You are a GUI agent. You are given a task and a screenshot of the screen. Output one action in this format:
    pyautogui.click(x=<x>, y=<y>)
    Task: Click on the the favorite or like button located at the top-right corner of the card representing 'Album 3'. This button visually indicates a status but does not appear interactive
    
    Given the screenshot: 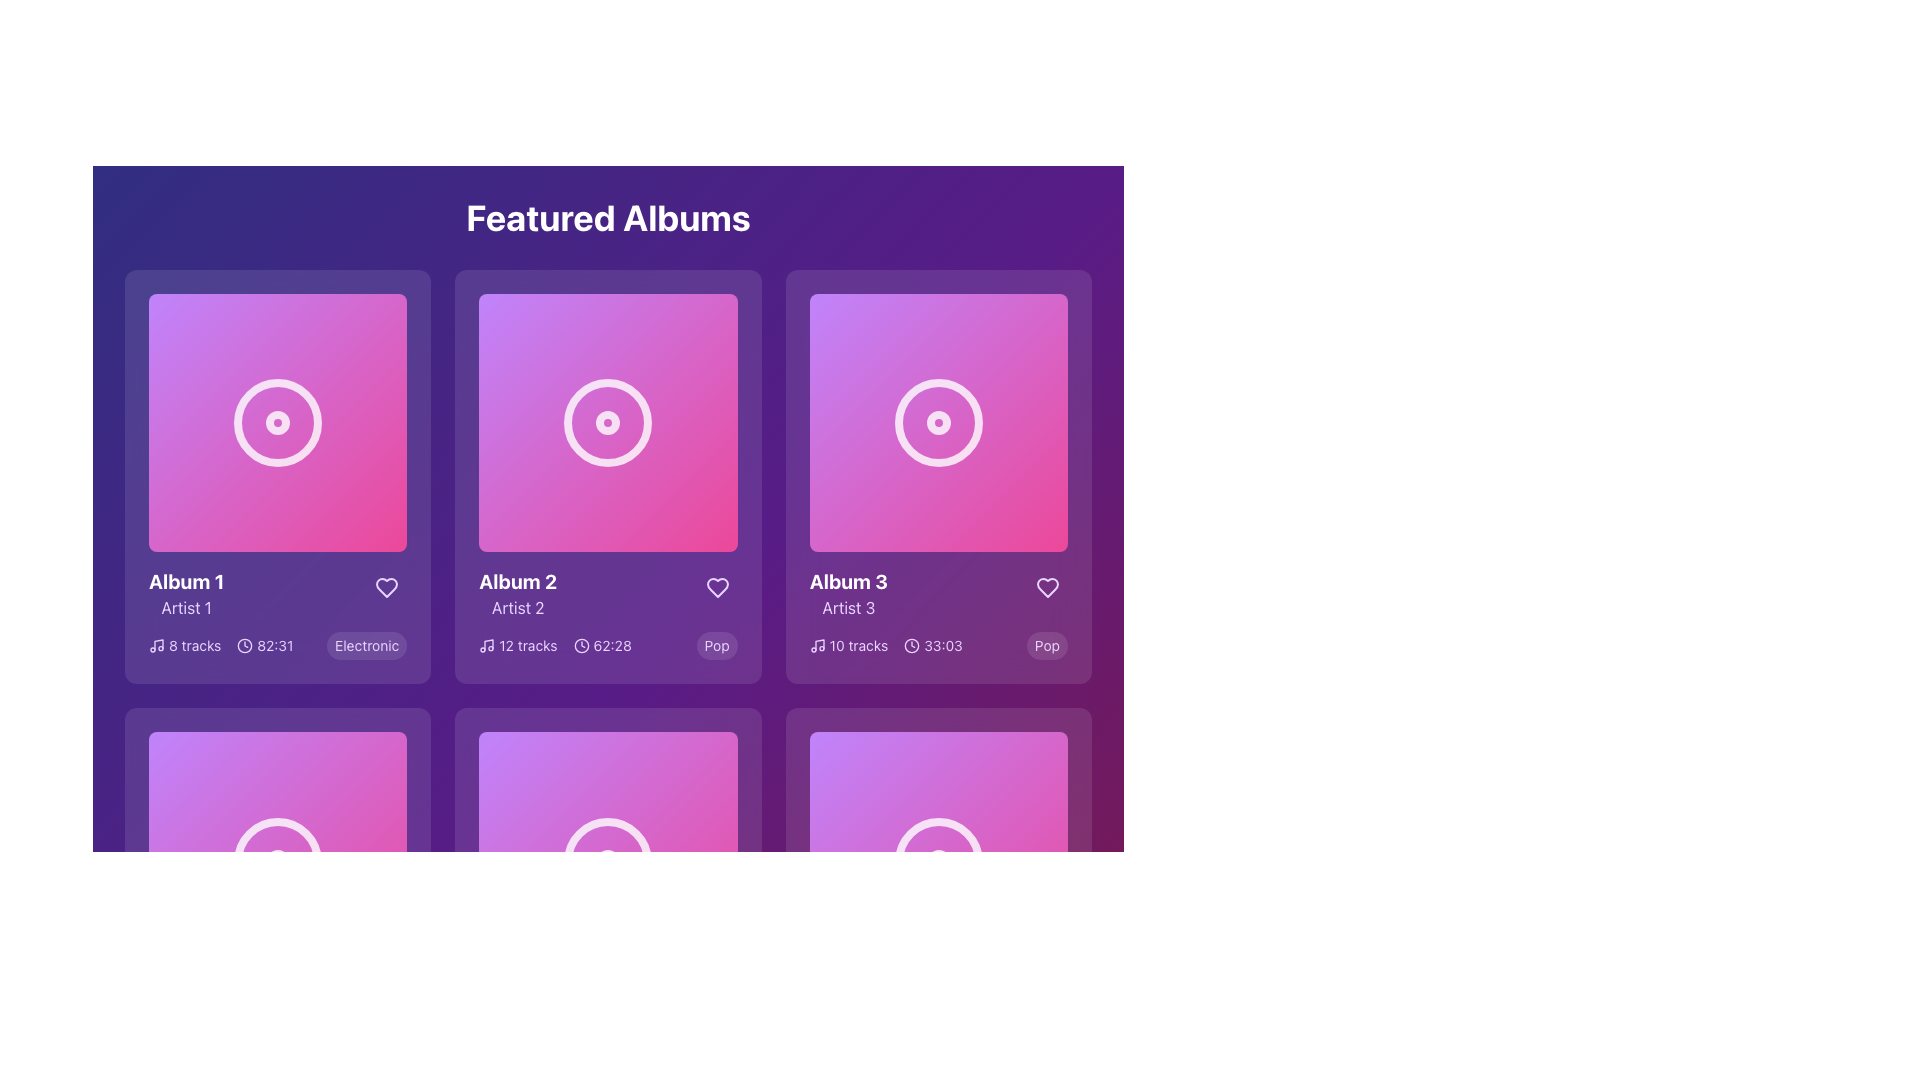 What is the action you would take?
    pyautogui.click(x=1046, y=586)
    